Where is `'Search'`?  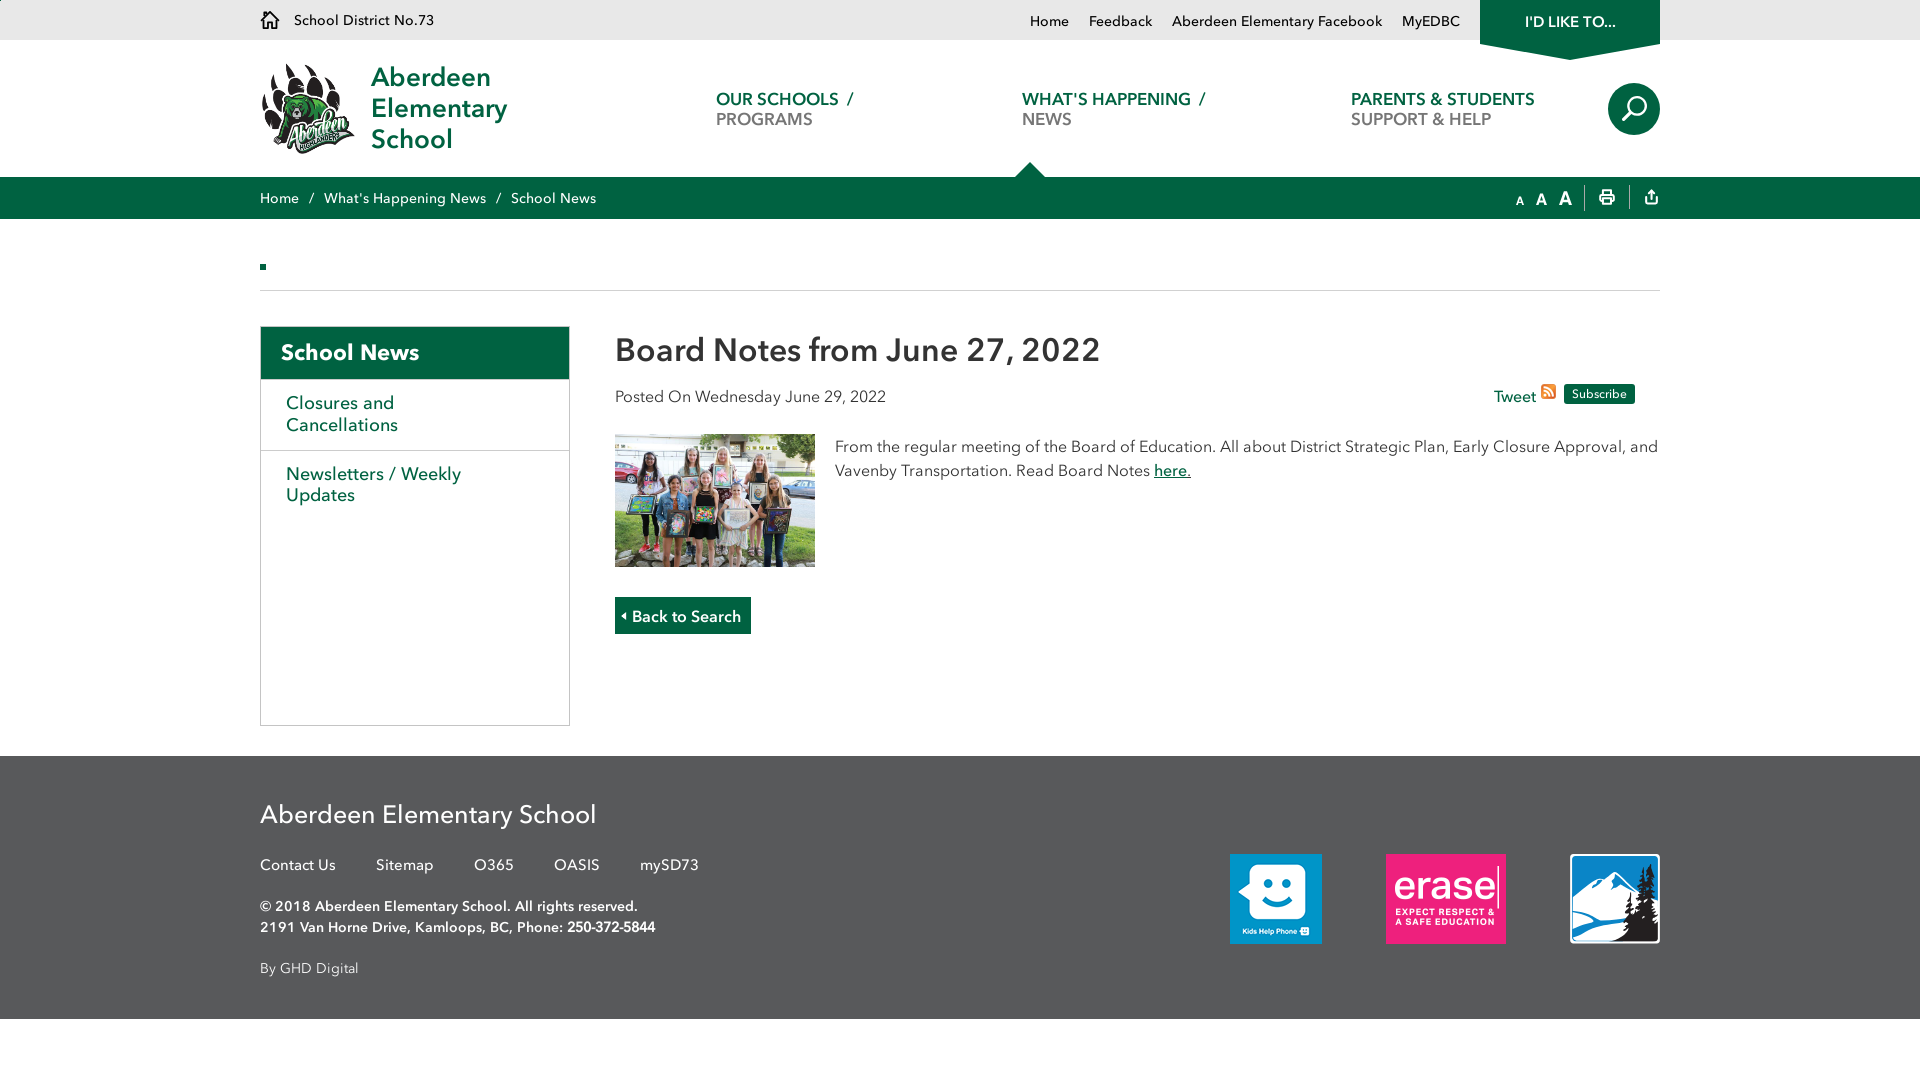 'Search' is located at coordinates (1633, 108).